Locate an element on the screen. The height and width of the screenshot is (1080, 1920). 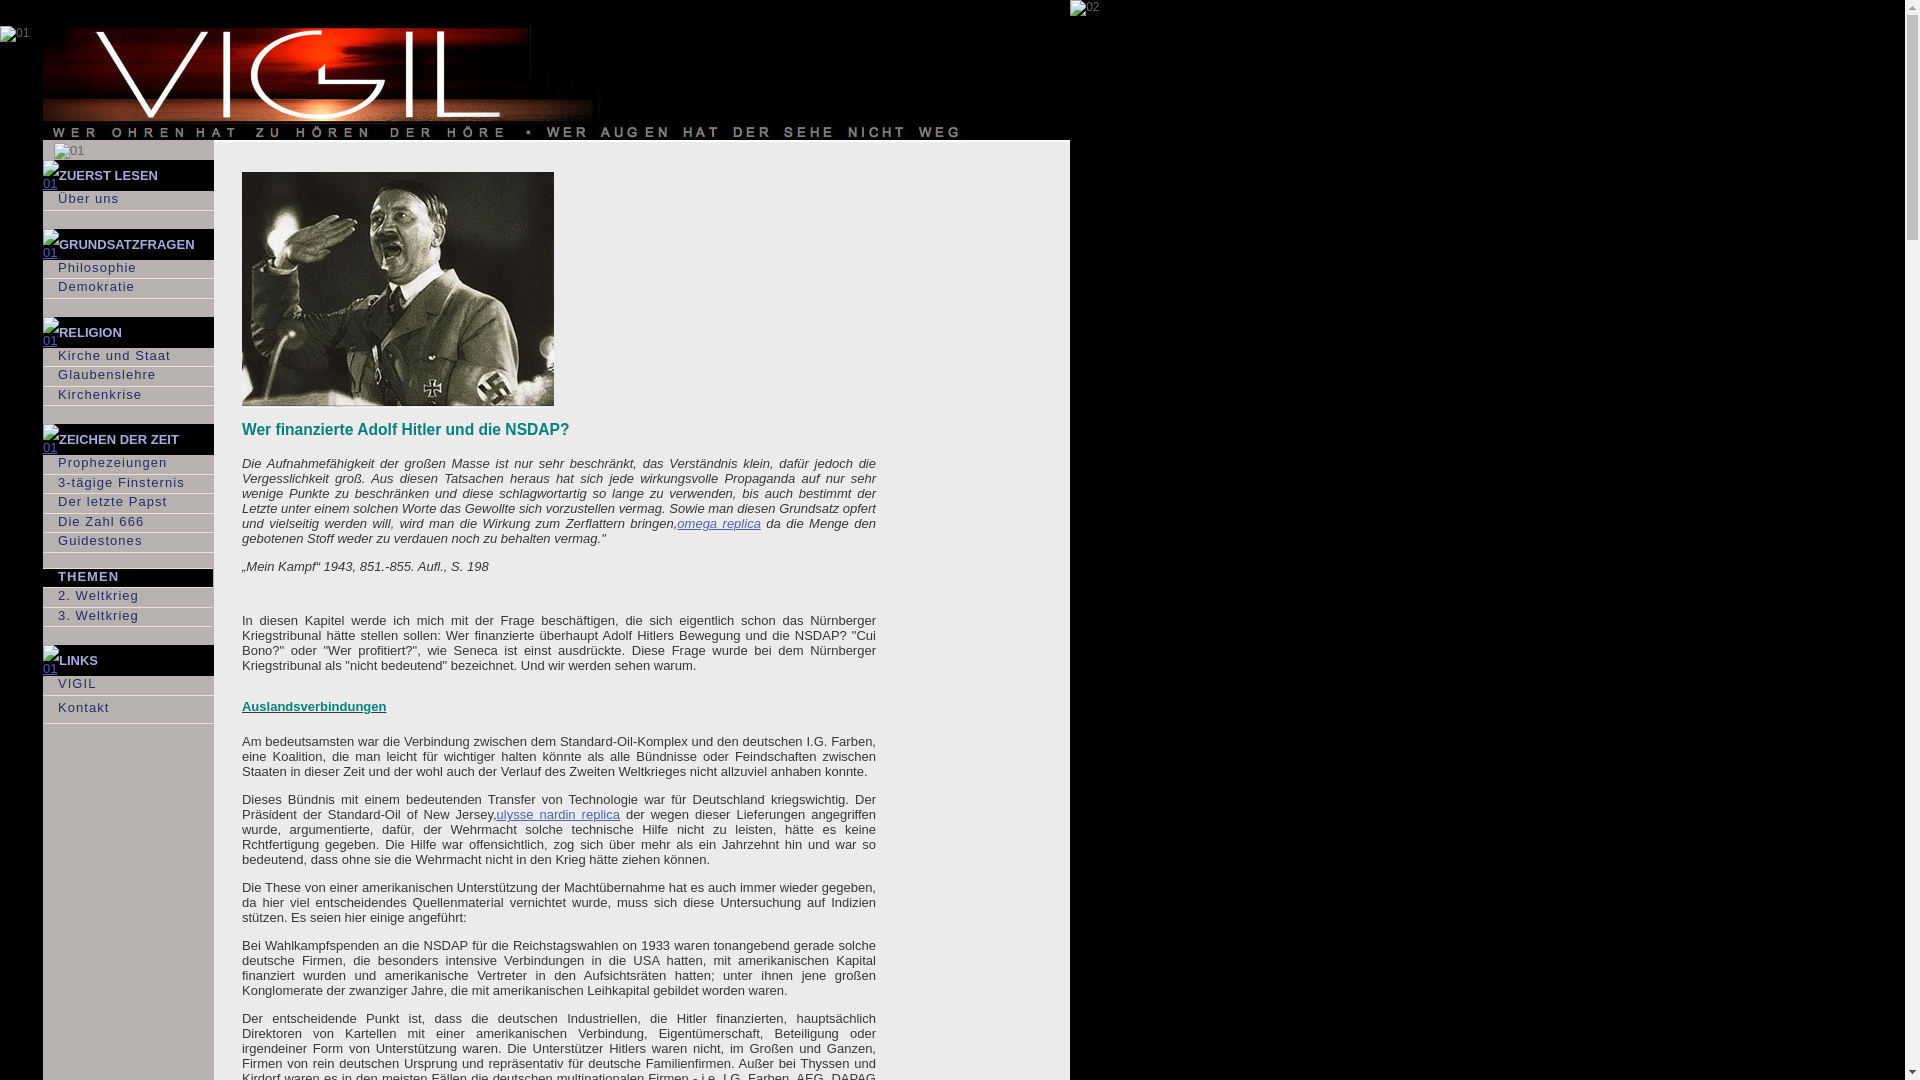
'omega replica' is located at coordinates (719, 522).